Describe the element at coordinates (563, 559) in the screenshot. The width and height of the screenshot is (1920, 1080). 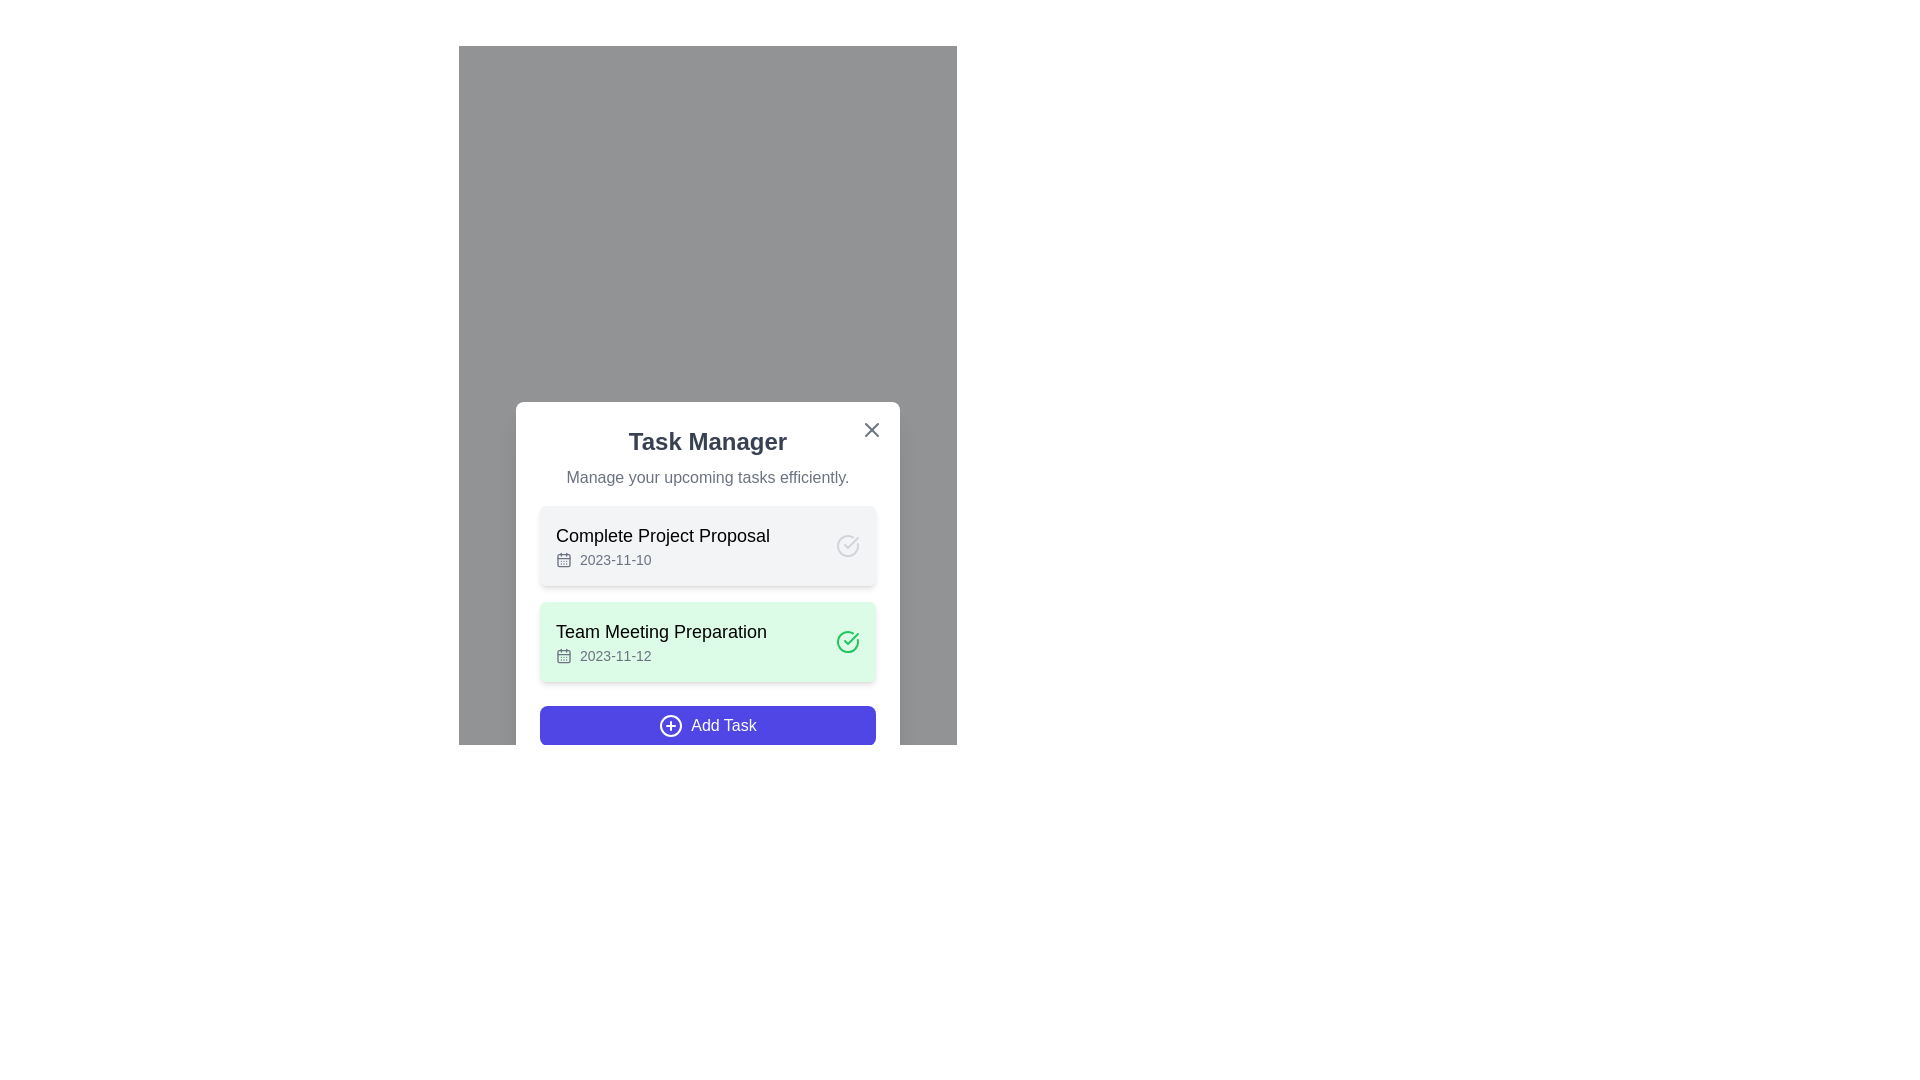
I see `the calendar icon located to the left of the date '2023-11-10'` at that location.